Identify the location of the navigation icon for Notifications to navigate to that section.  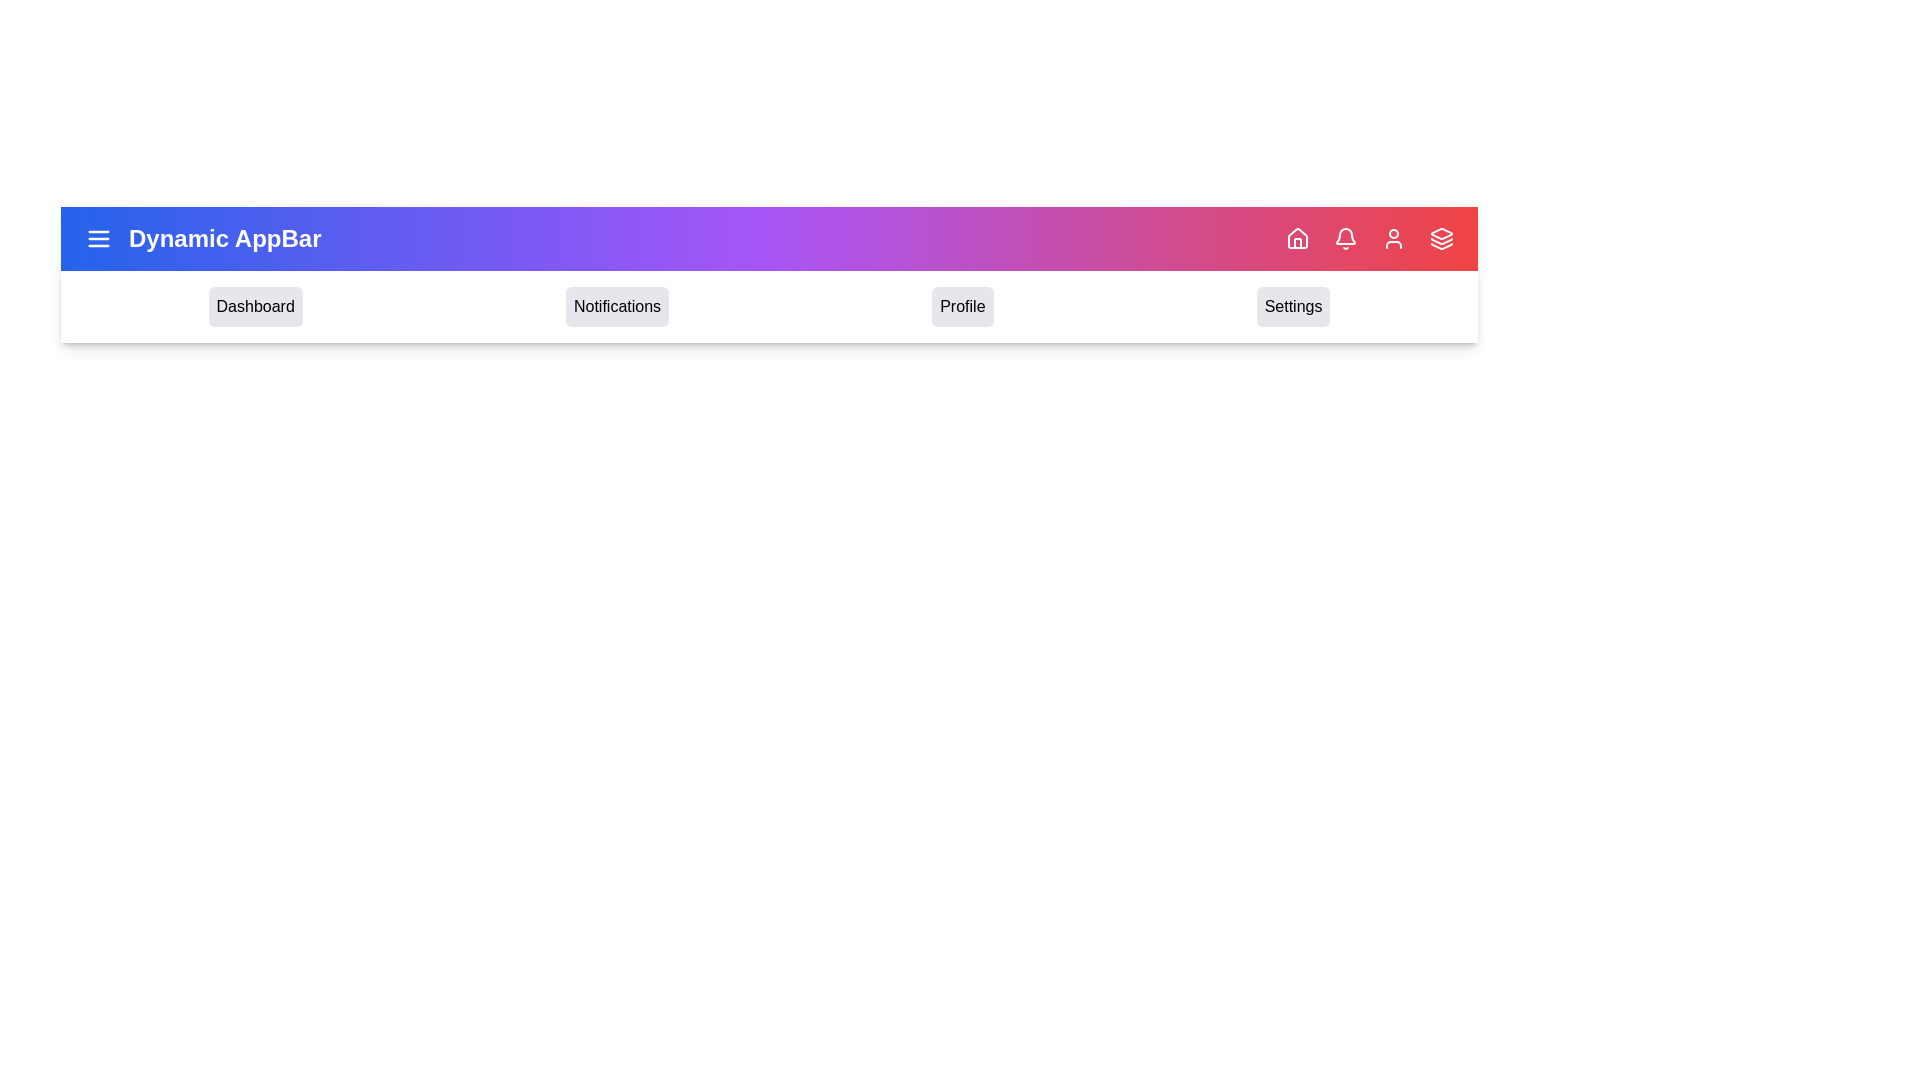
(616, 307).